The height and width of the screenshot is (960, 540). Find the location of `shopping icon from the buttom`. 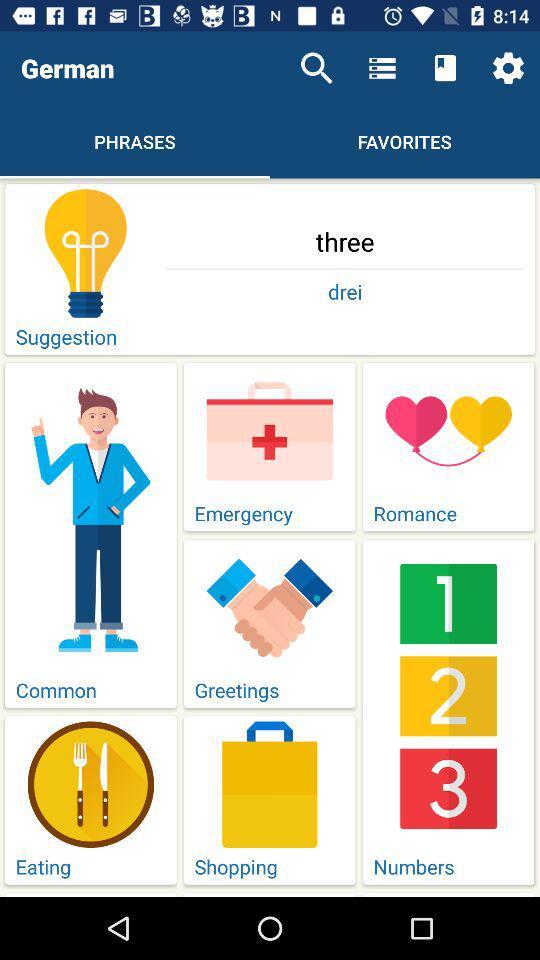

shopping icon from the buttom is located at coordinates (270, 784).